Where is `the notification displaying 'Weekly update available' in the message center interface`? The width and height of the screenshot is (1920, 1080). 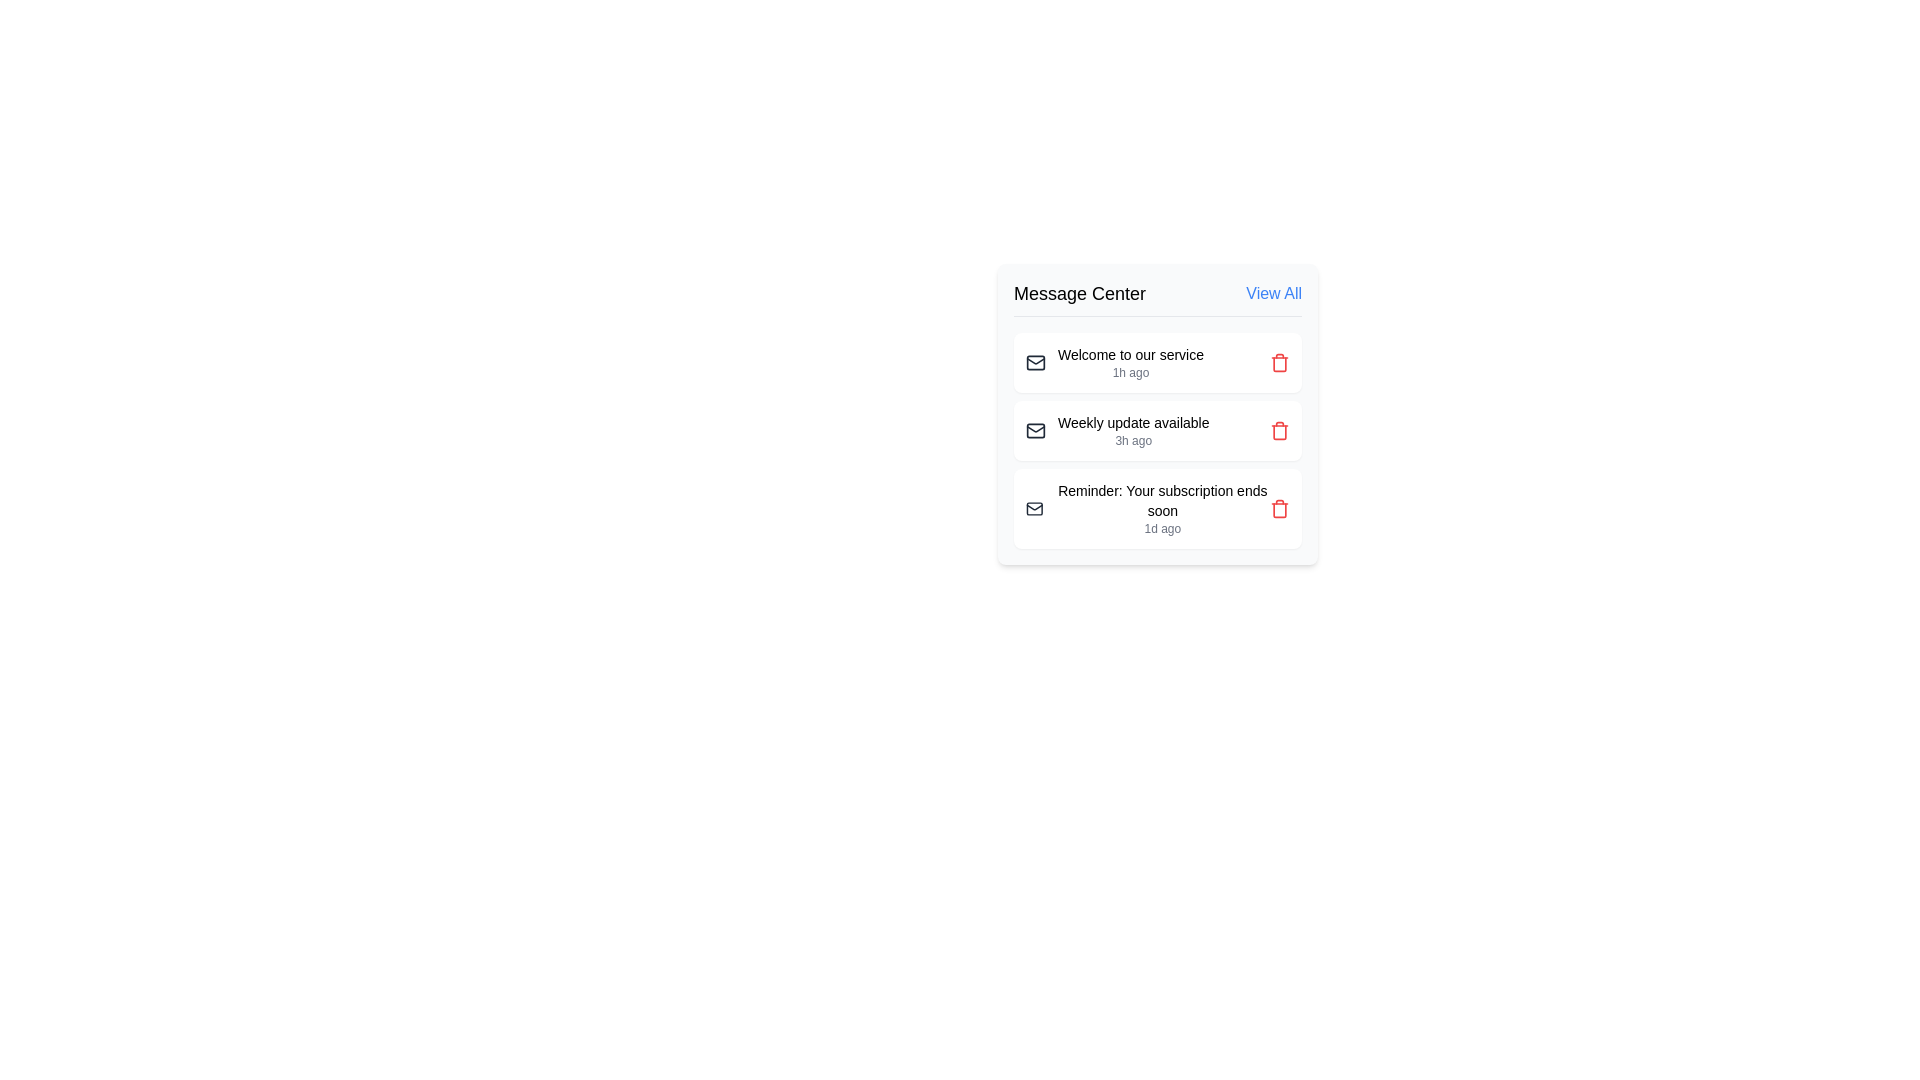
the notification displaying 'Weekly update available' in the message center interface is located at coordinates (1157, 412).